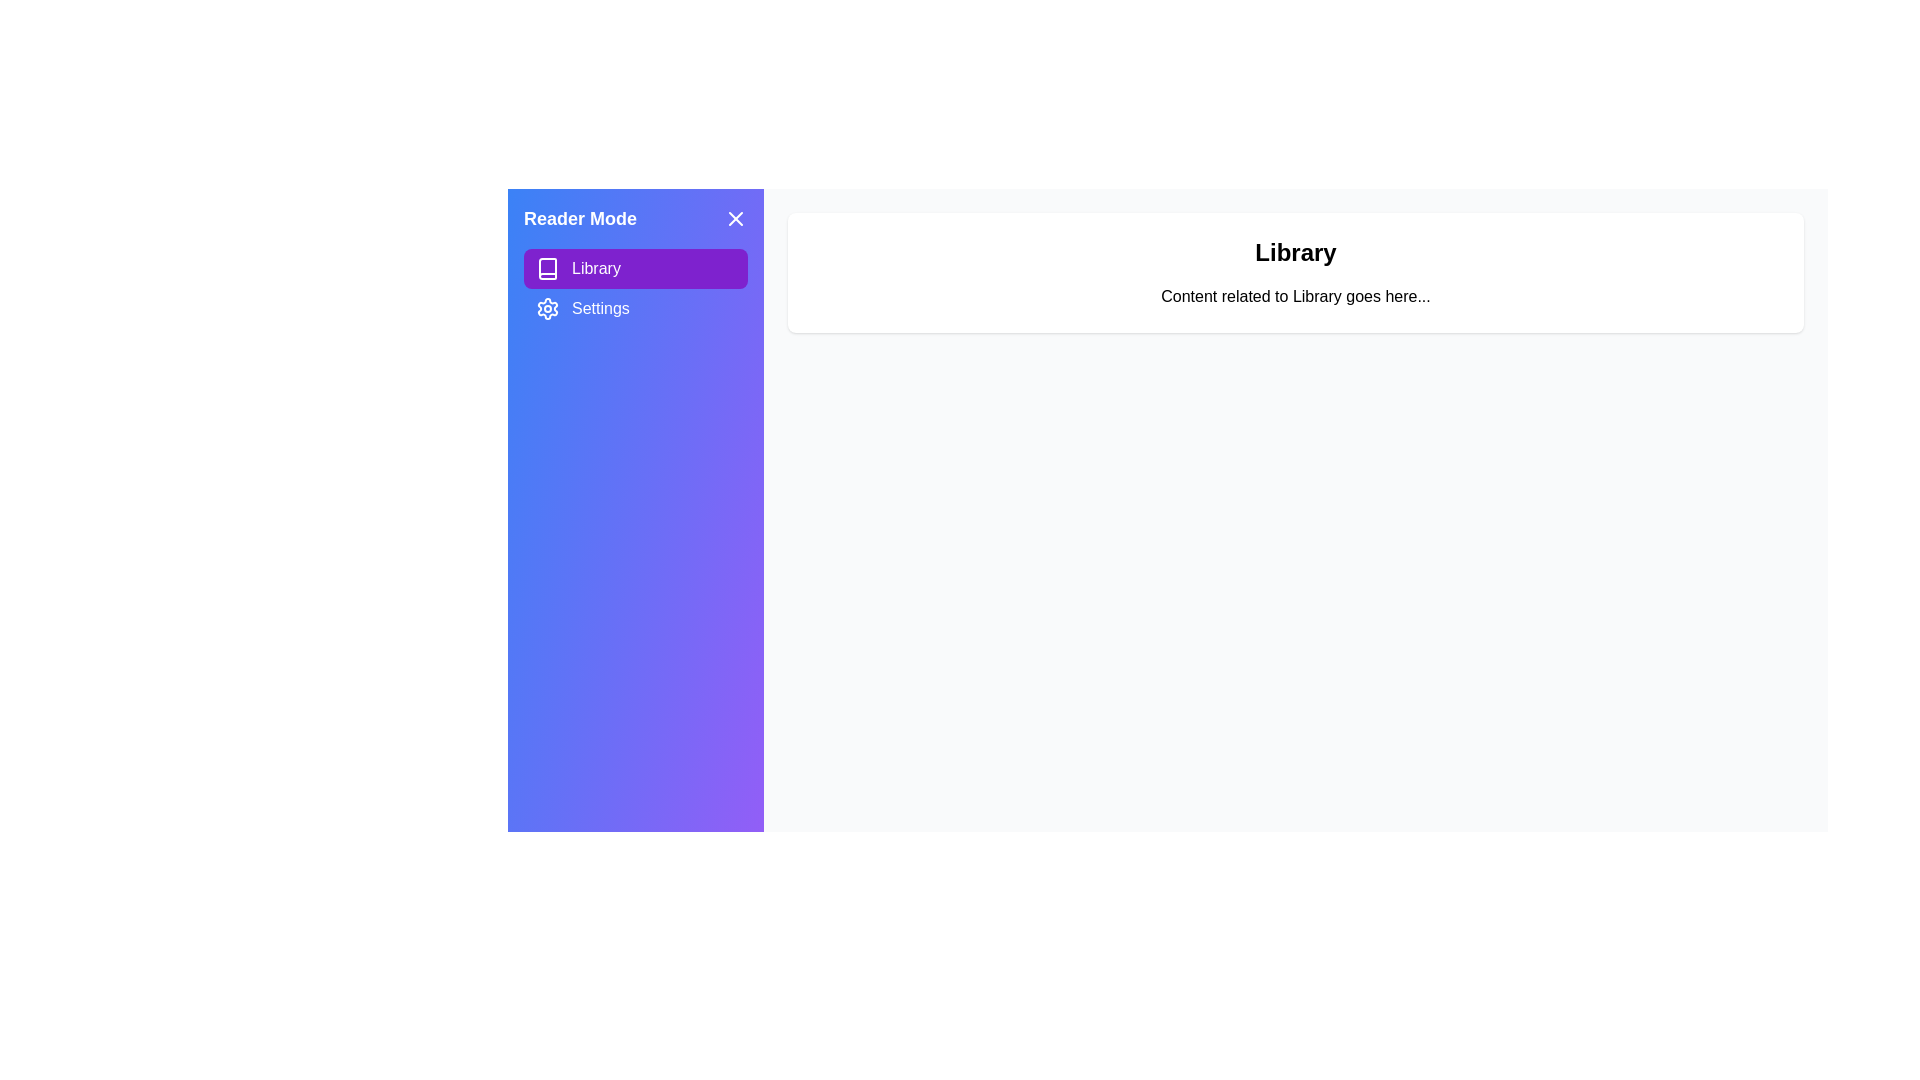 The image size is (1920, 1080). I want to click on the section Settings to observe visual feedback, so click(634, 308).